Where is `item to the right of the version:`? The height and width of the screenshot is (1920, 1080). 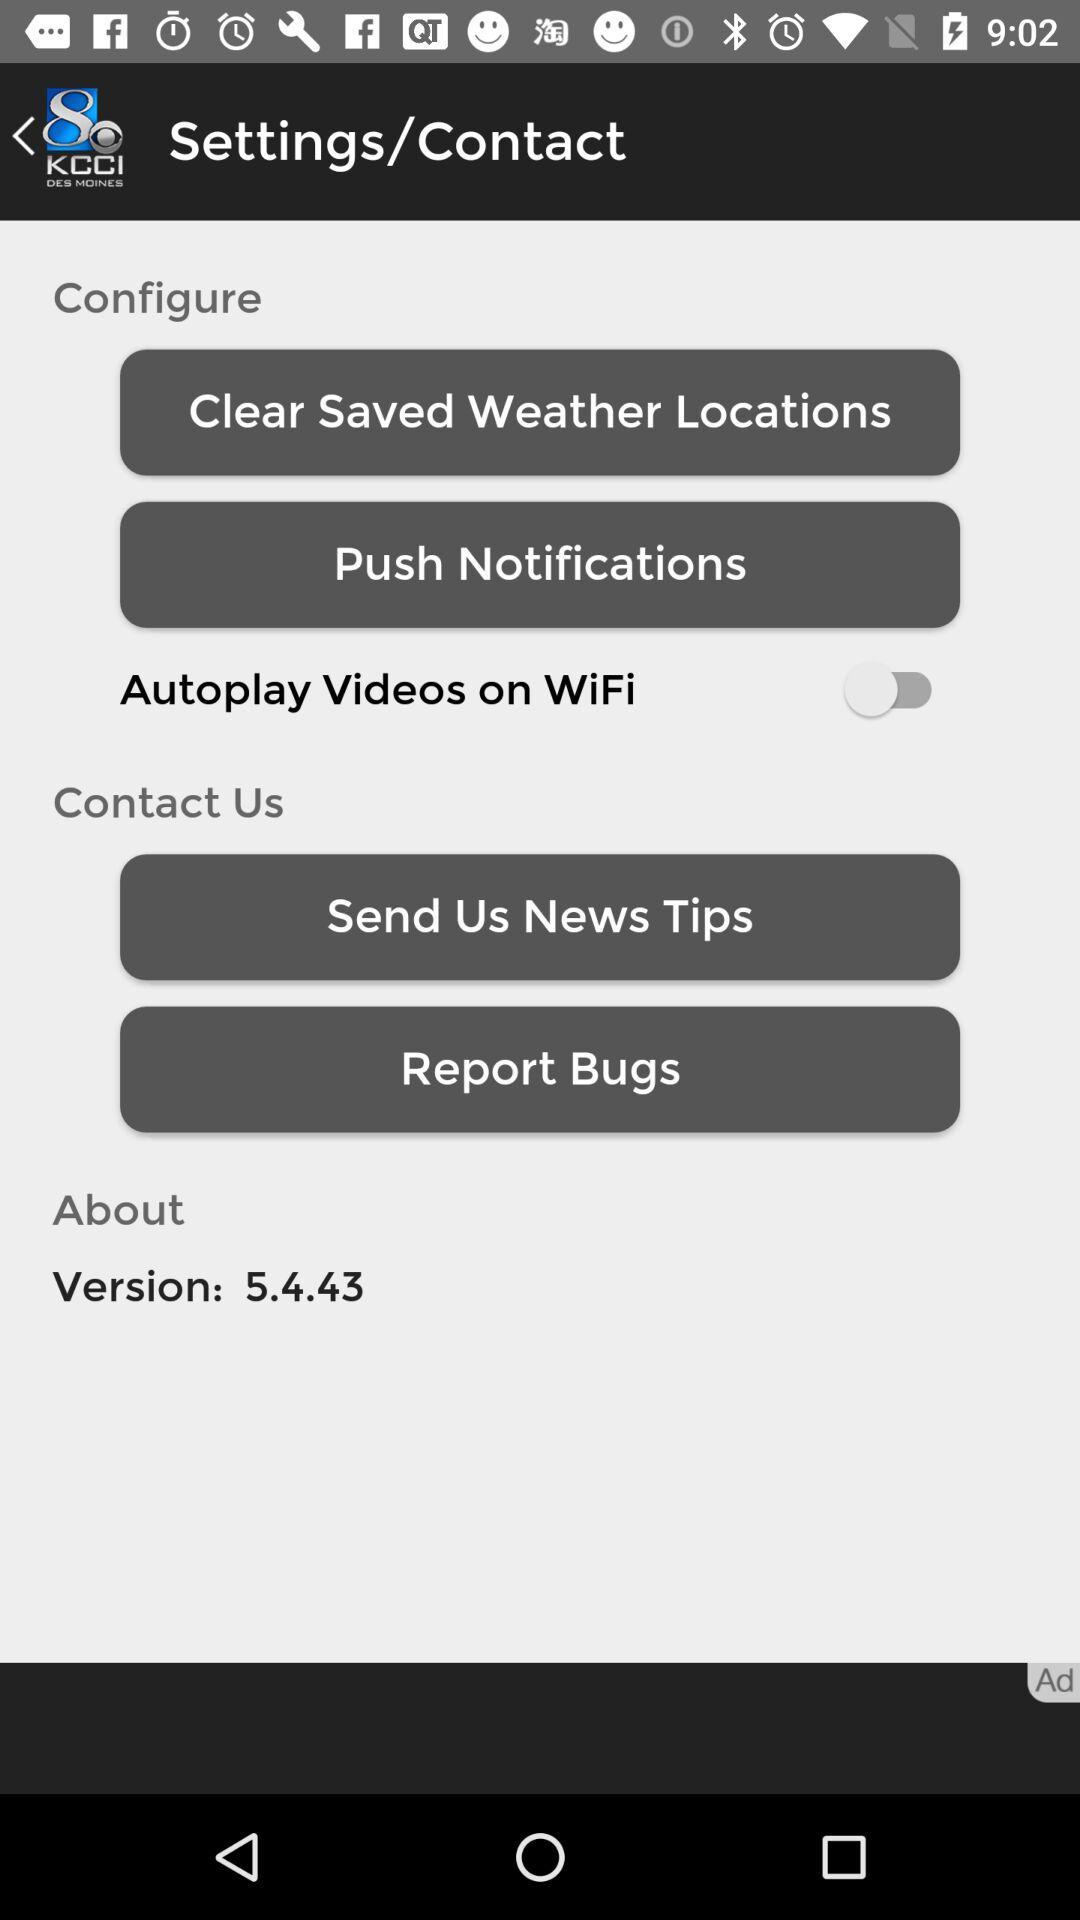
item to the right of the version: is located at coordinates (304, 1286).